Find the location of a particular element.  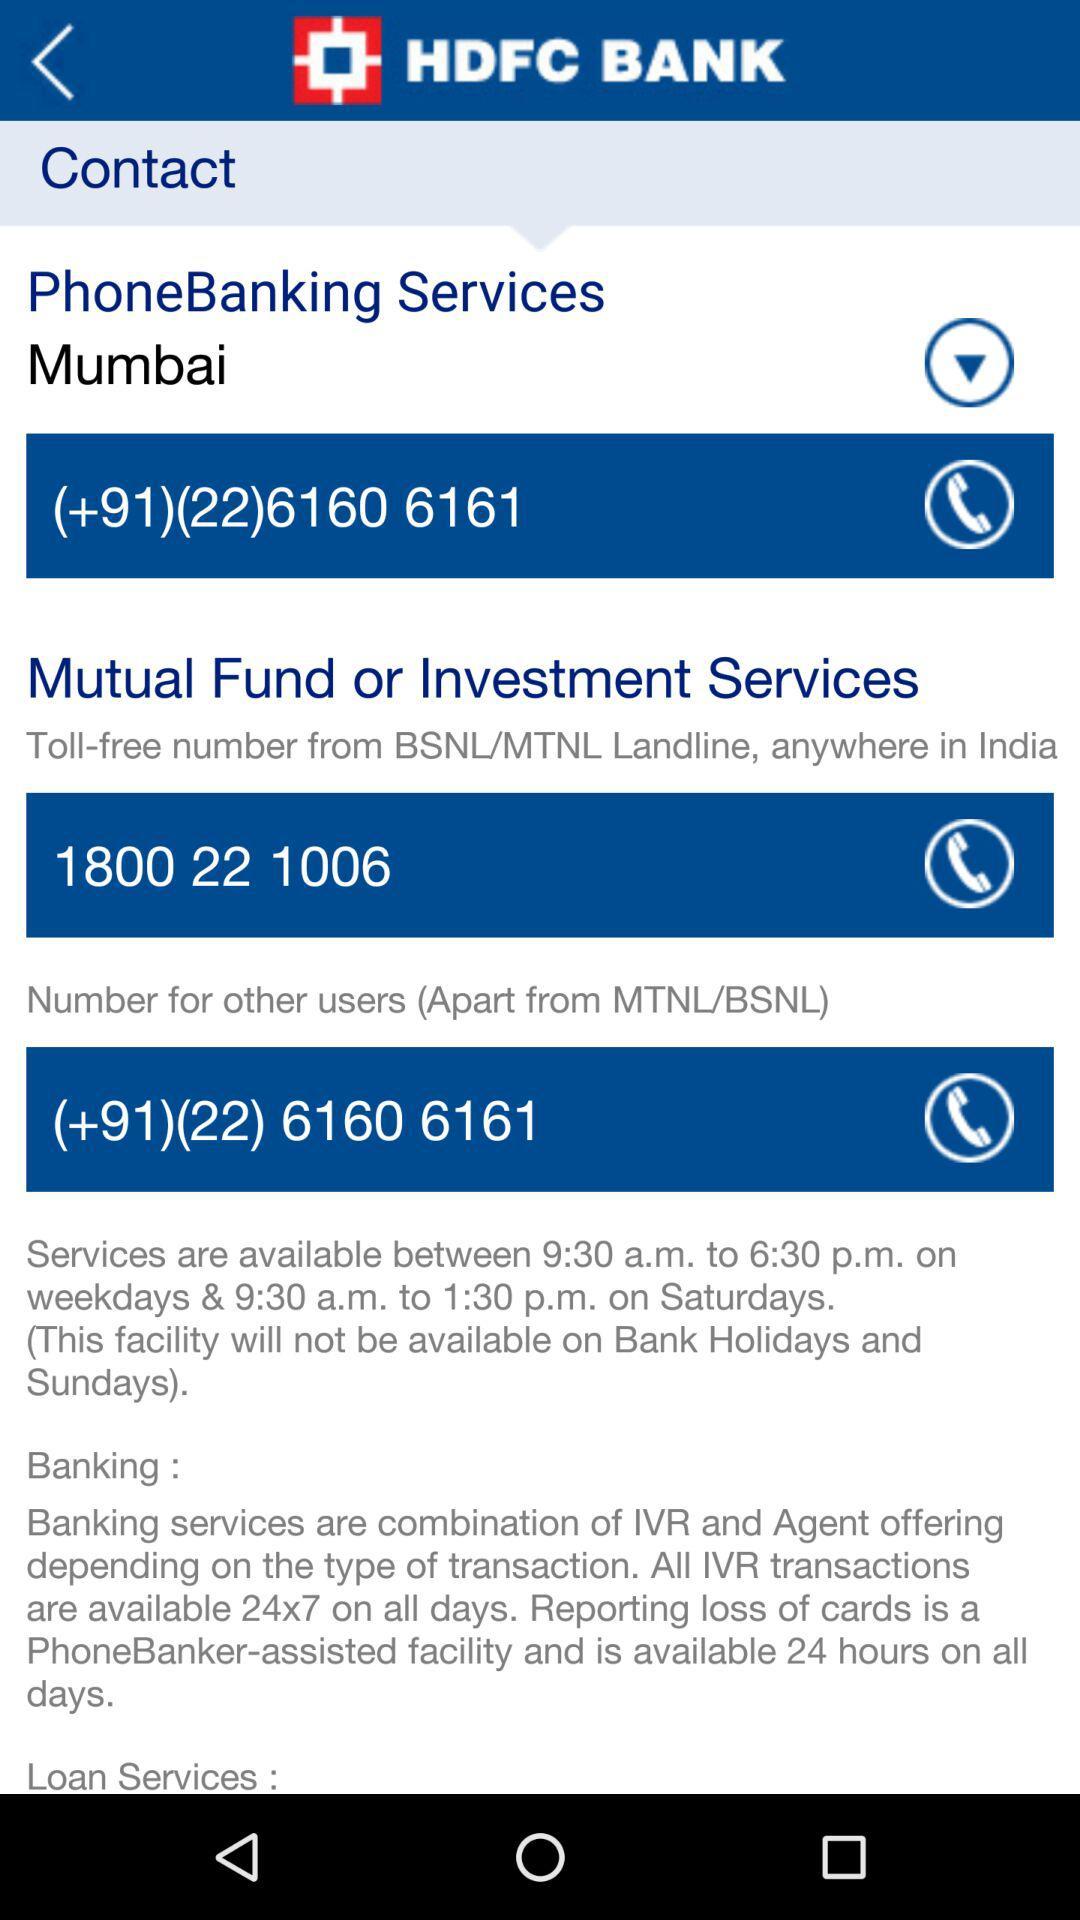

call option is located at coordinates (540, 865).